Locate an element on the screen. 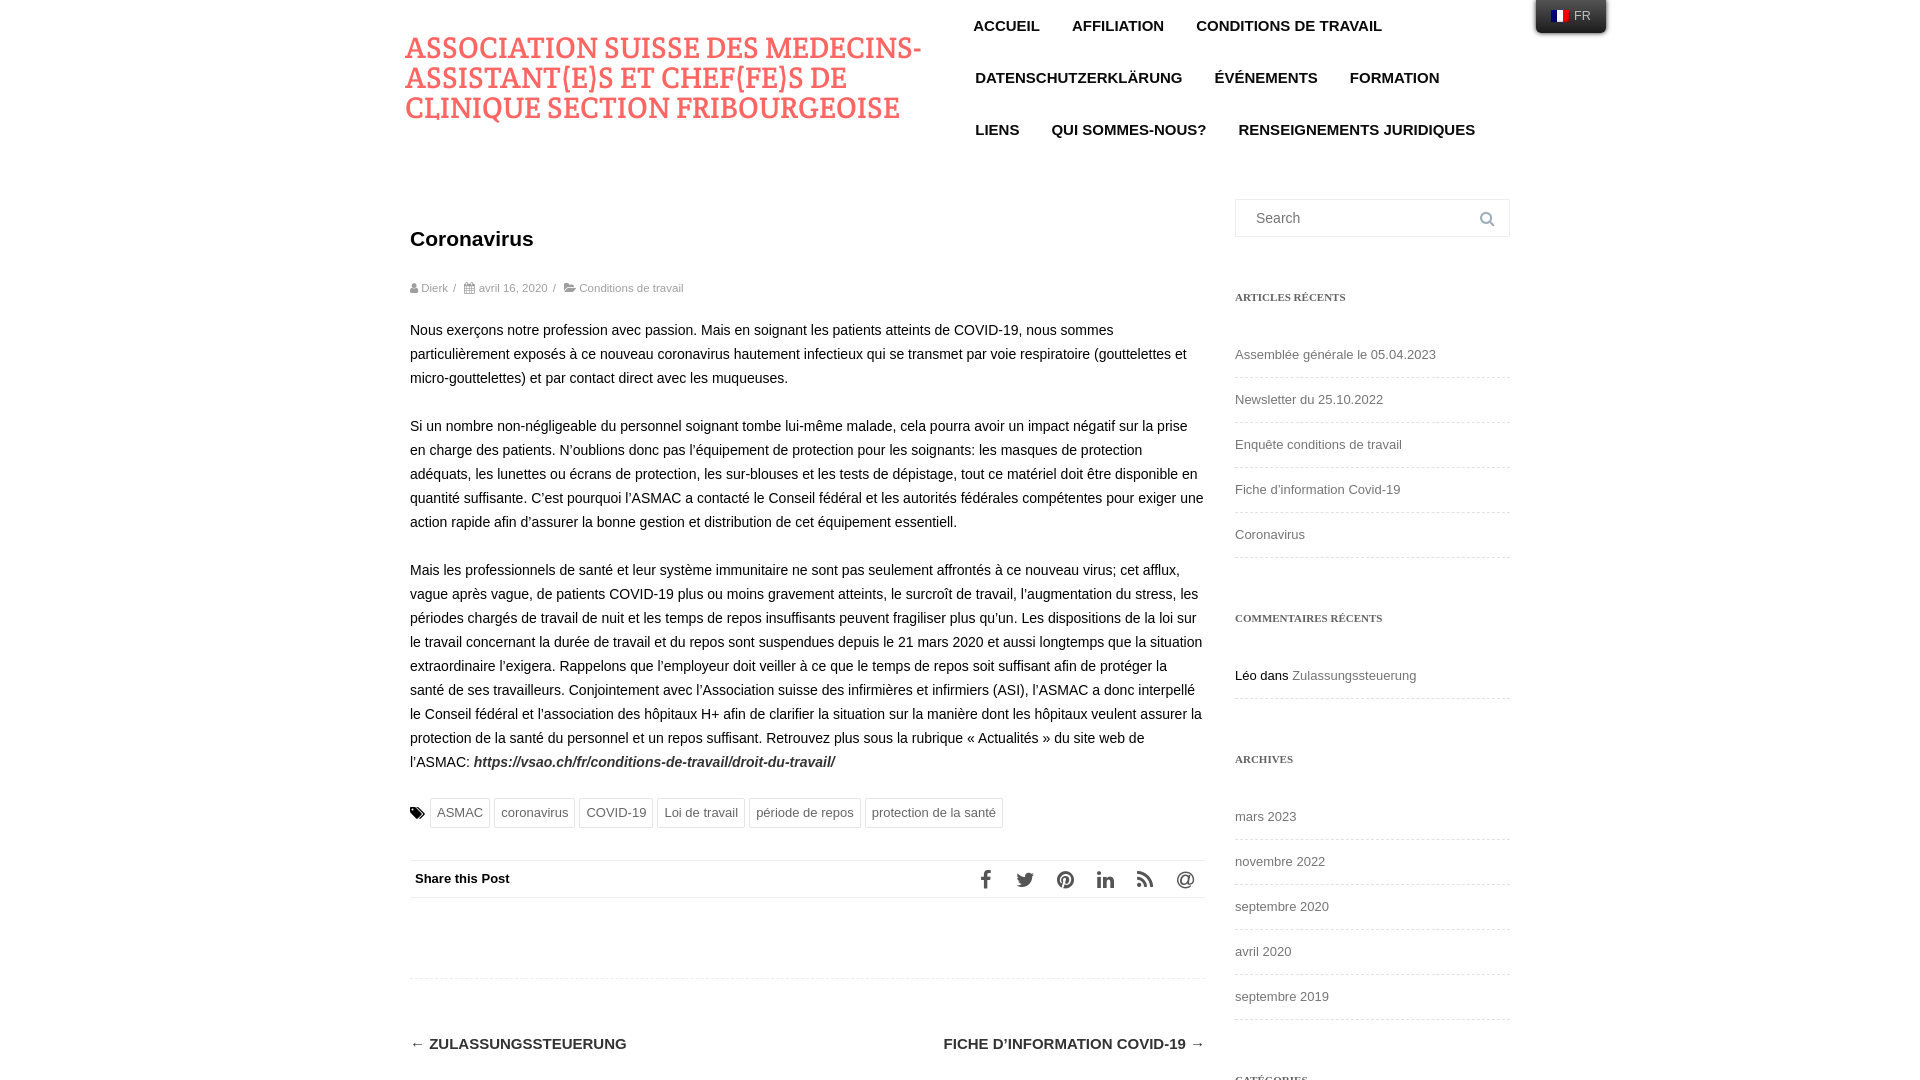  'septembre 2019' is located at coordinates (1281, 996).